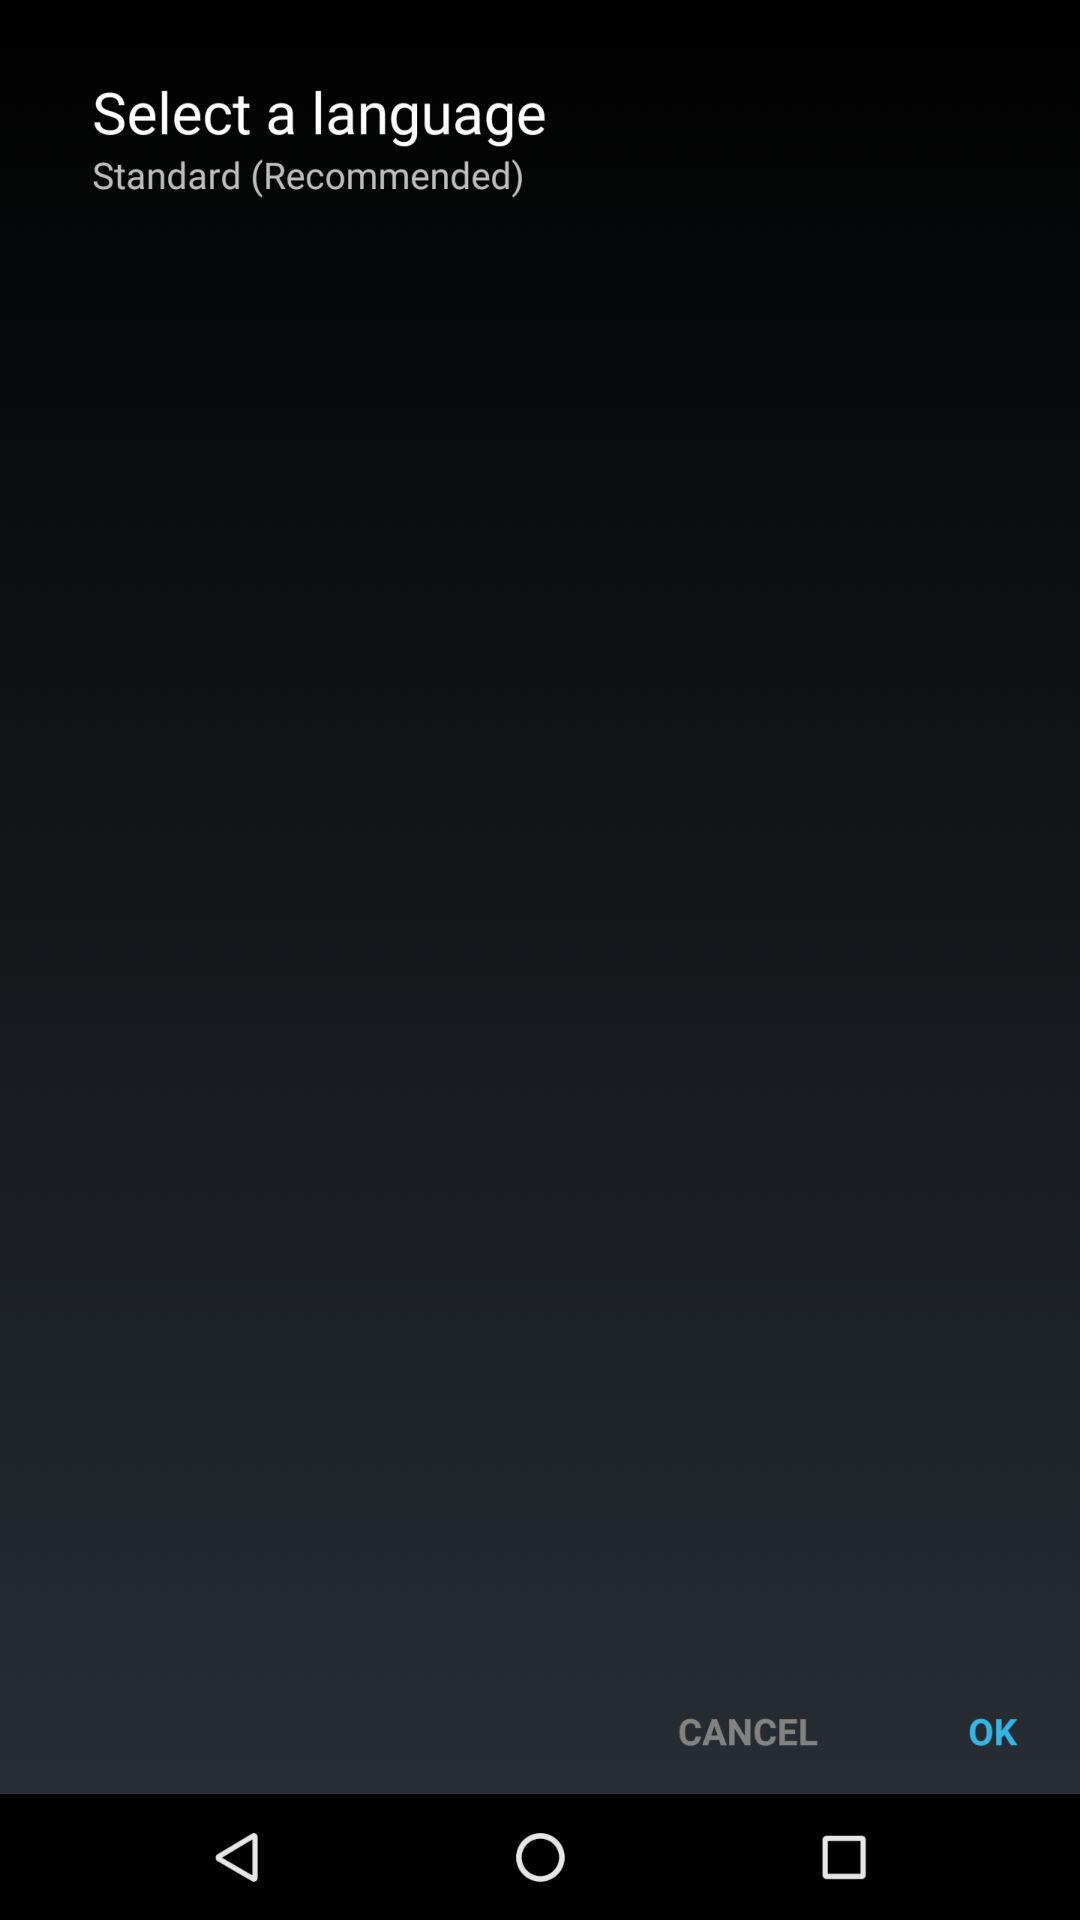 The image size is (1080, 1920). I want to click on the app below the select a language app, so click(308, 174).